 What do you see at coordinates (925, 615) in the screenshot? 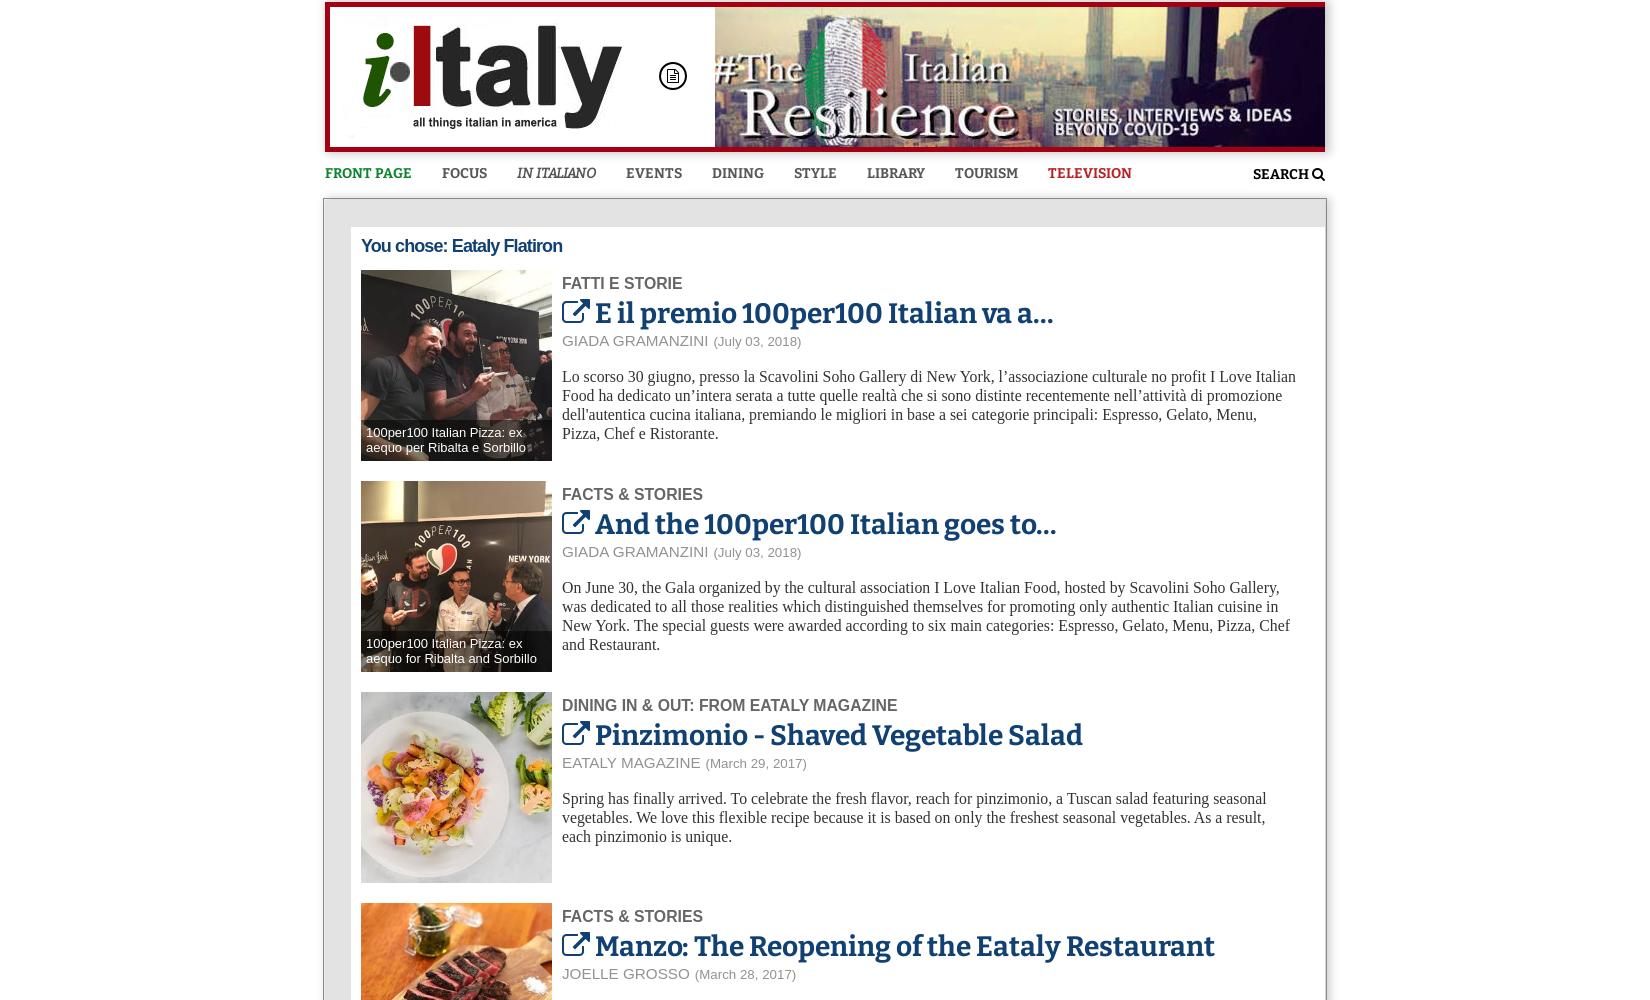
I see `'On June 30, the Gala organized by the cultural association I Love Italian Food, hosted by Scavolini Soho Gallery, was dedicated to all those realities which distinguished themselves for promoting only authentic Italian cuisine in New York. The special guests were awarded according to six main categories: Espresso, Gelato, Menu, Pizza, Chef and Restaurant.'` at bounding box center [925, 615].